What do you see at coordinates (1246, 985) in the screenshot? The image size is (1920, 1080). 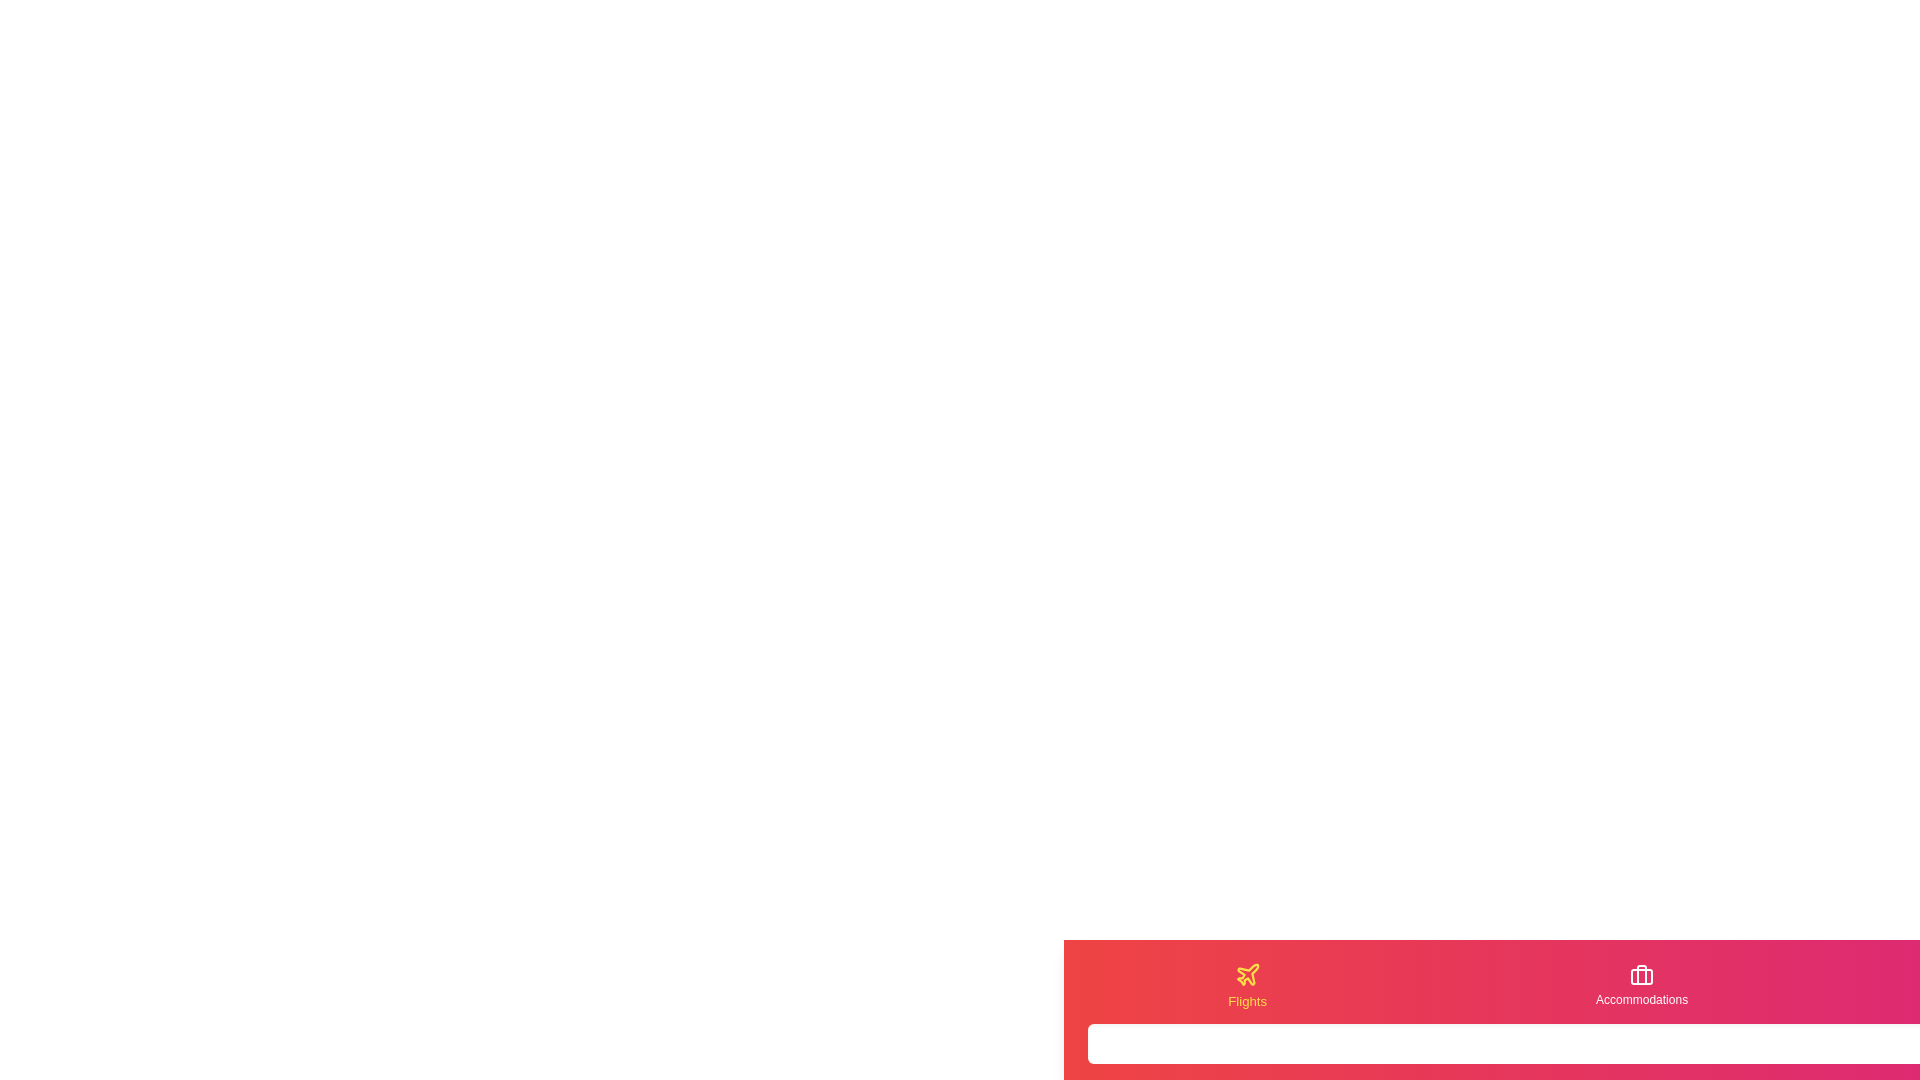 I see `the tab labeled Flights to select it` at bounding box center [1246, 985].